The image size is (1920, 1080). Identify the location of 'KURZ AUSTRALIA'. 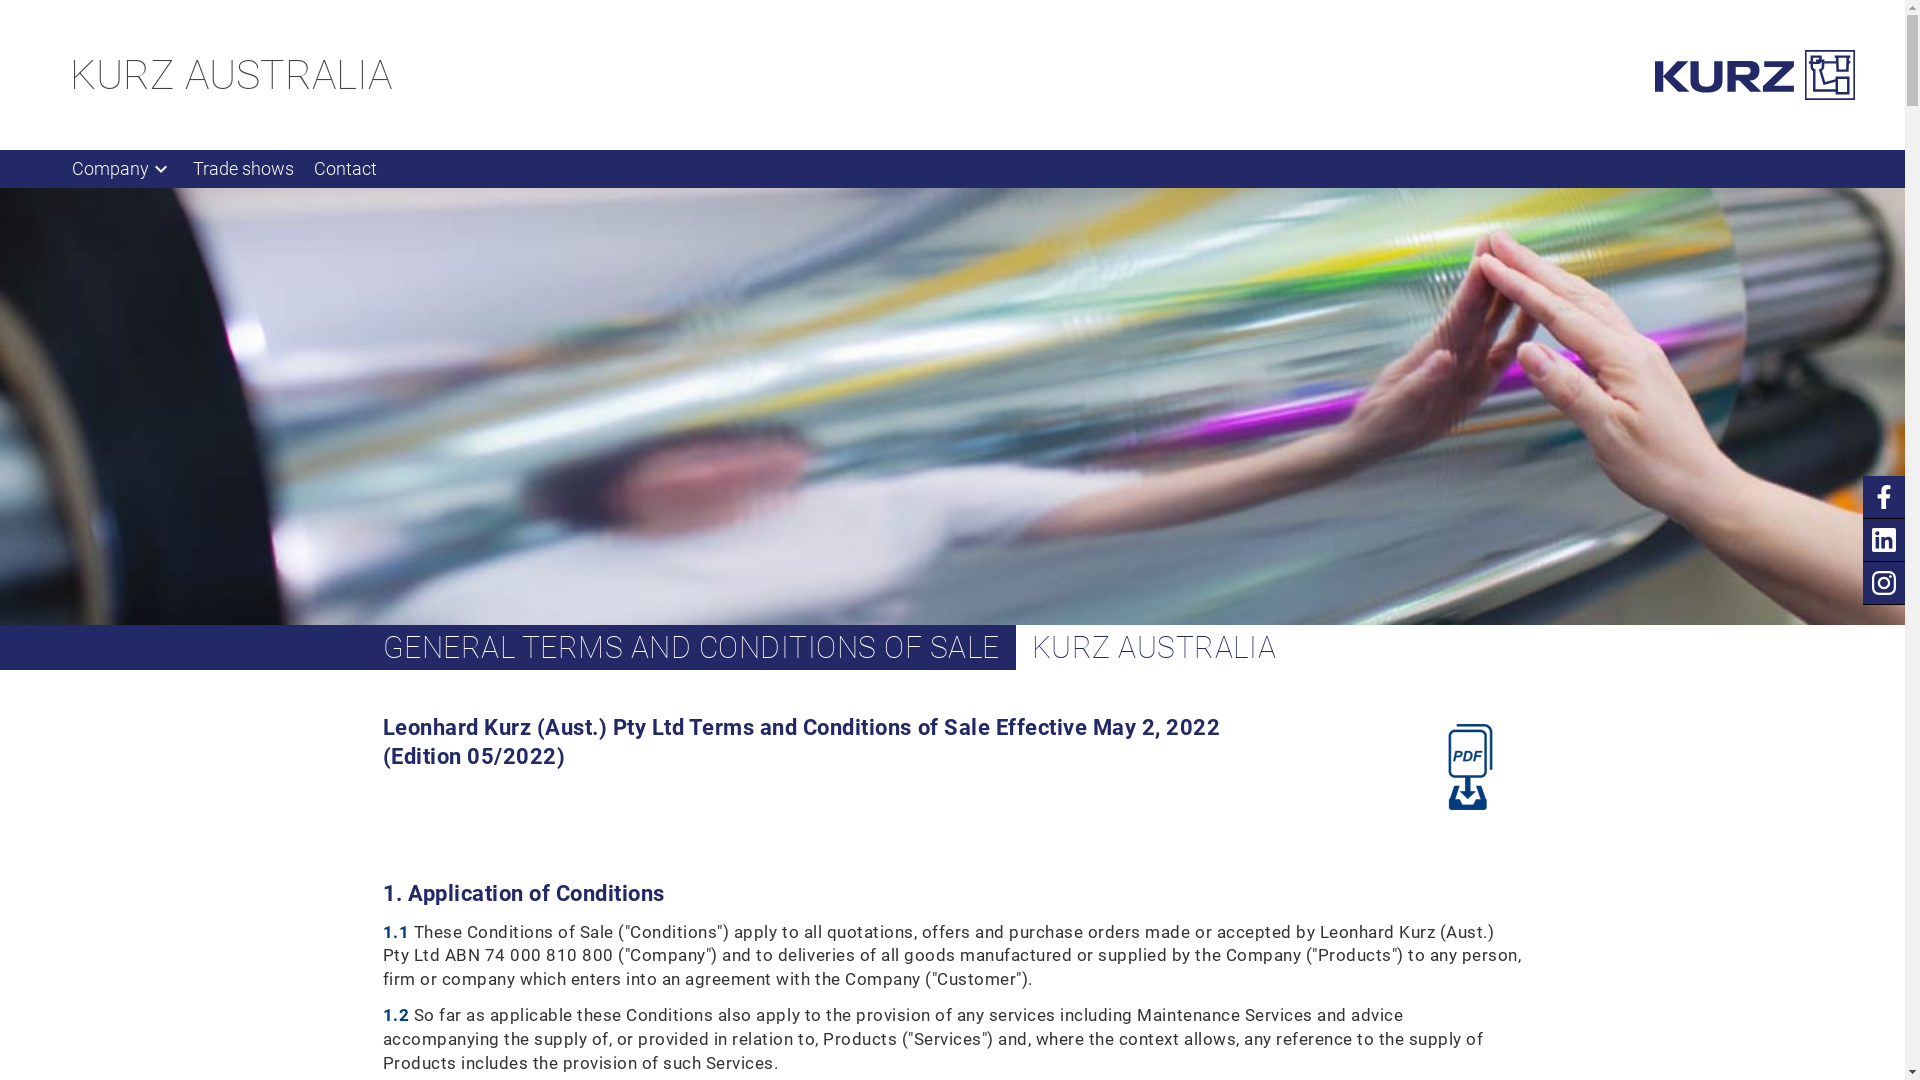
(230, 73).